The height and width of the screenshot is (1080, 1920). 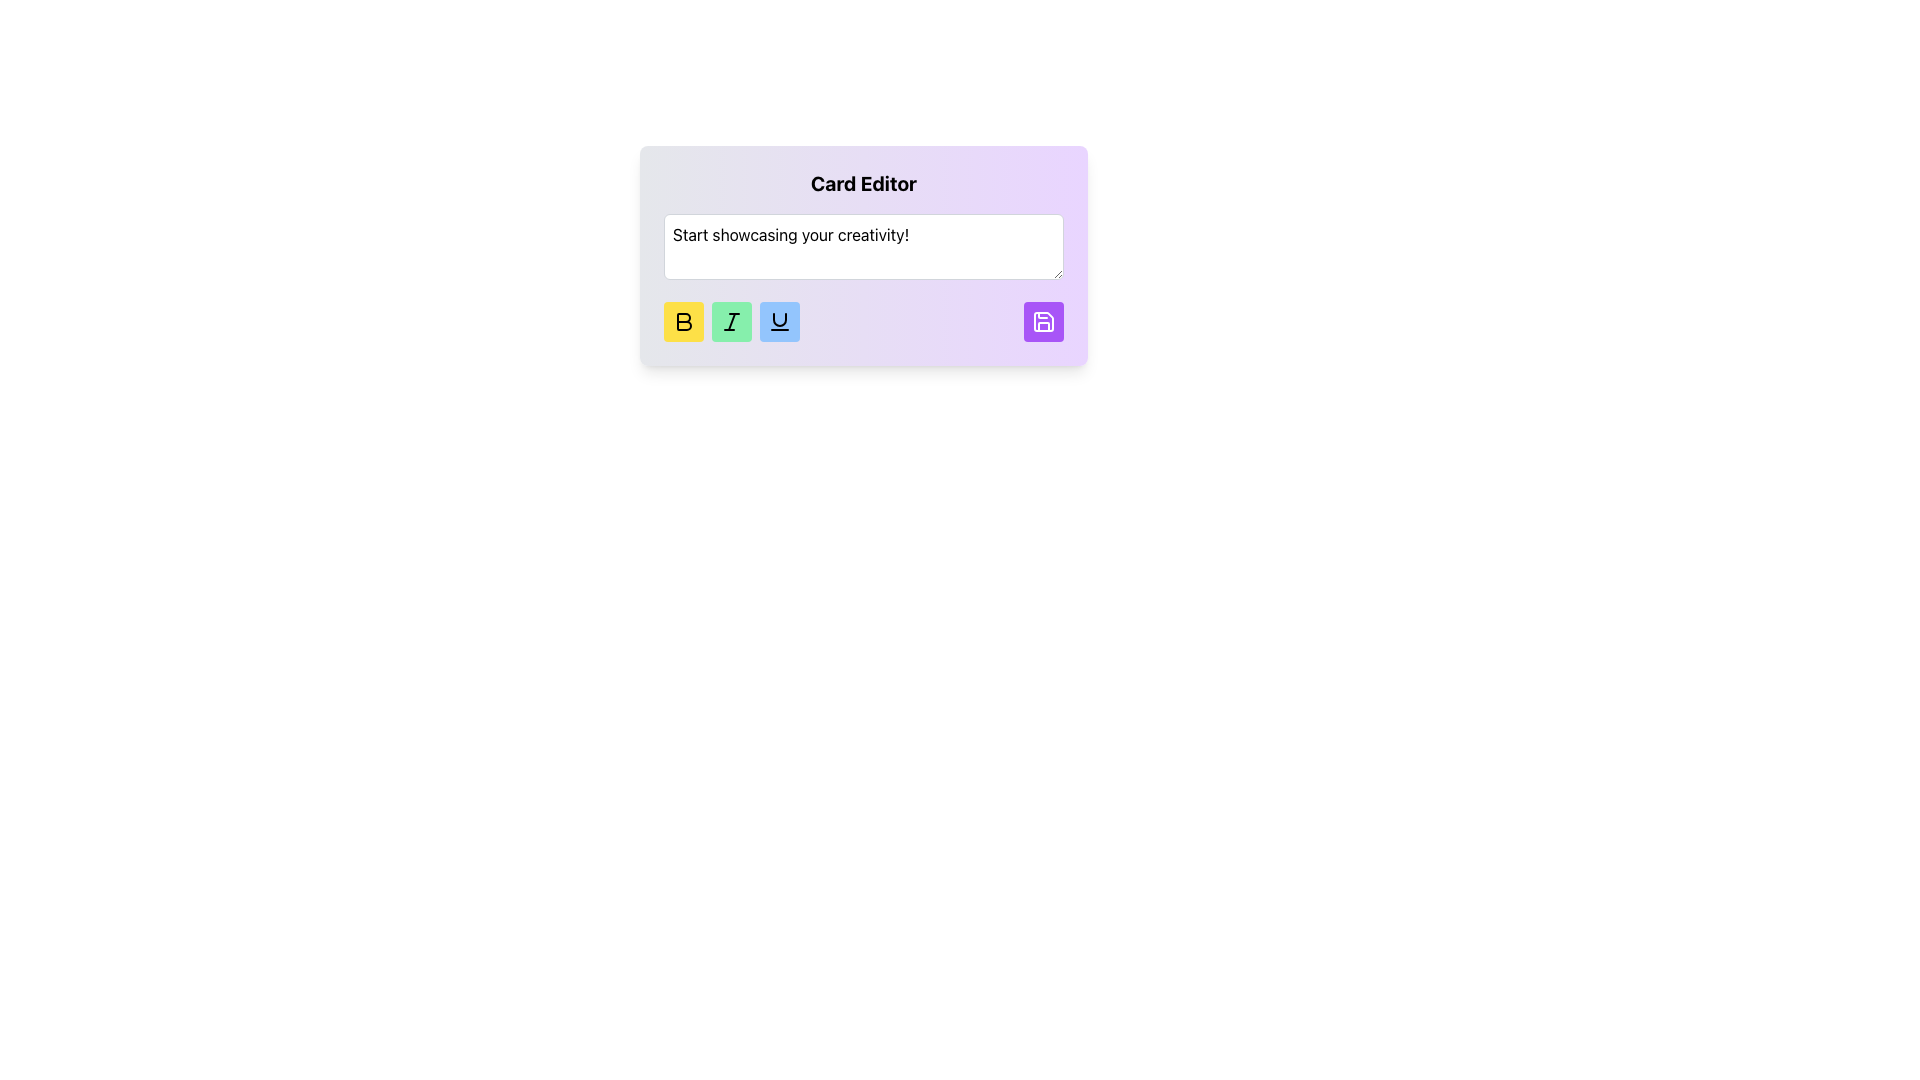 I want to click on the blue button with an underlined 'U' icon, so click(x=778, y=320).